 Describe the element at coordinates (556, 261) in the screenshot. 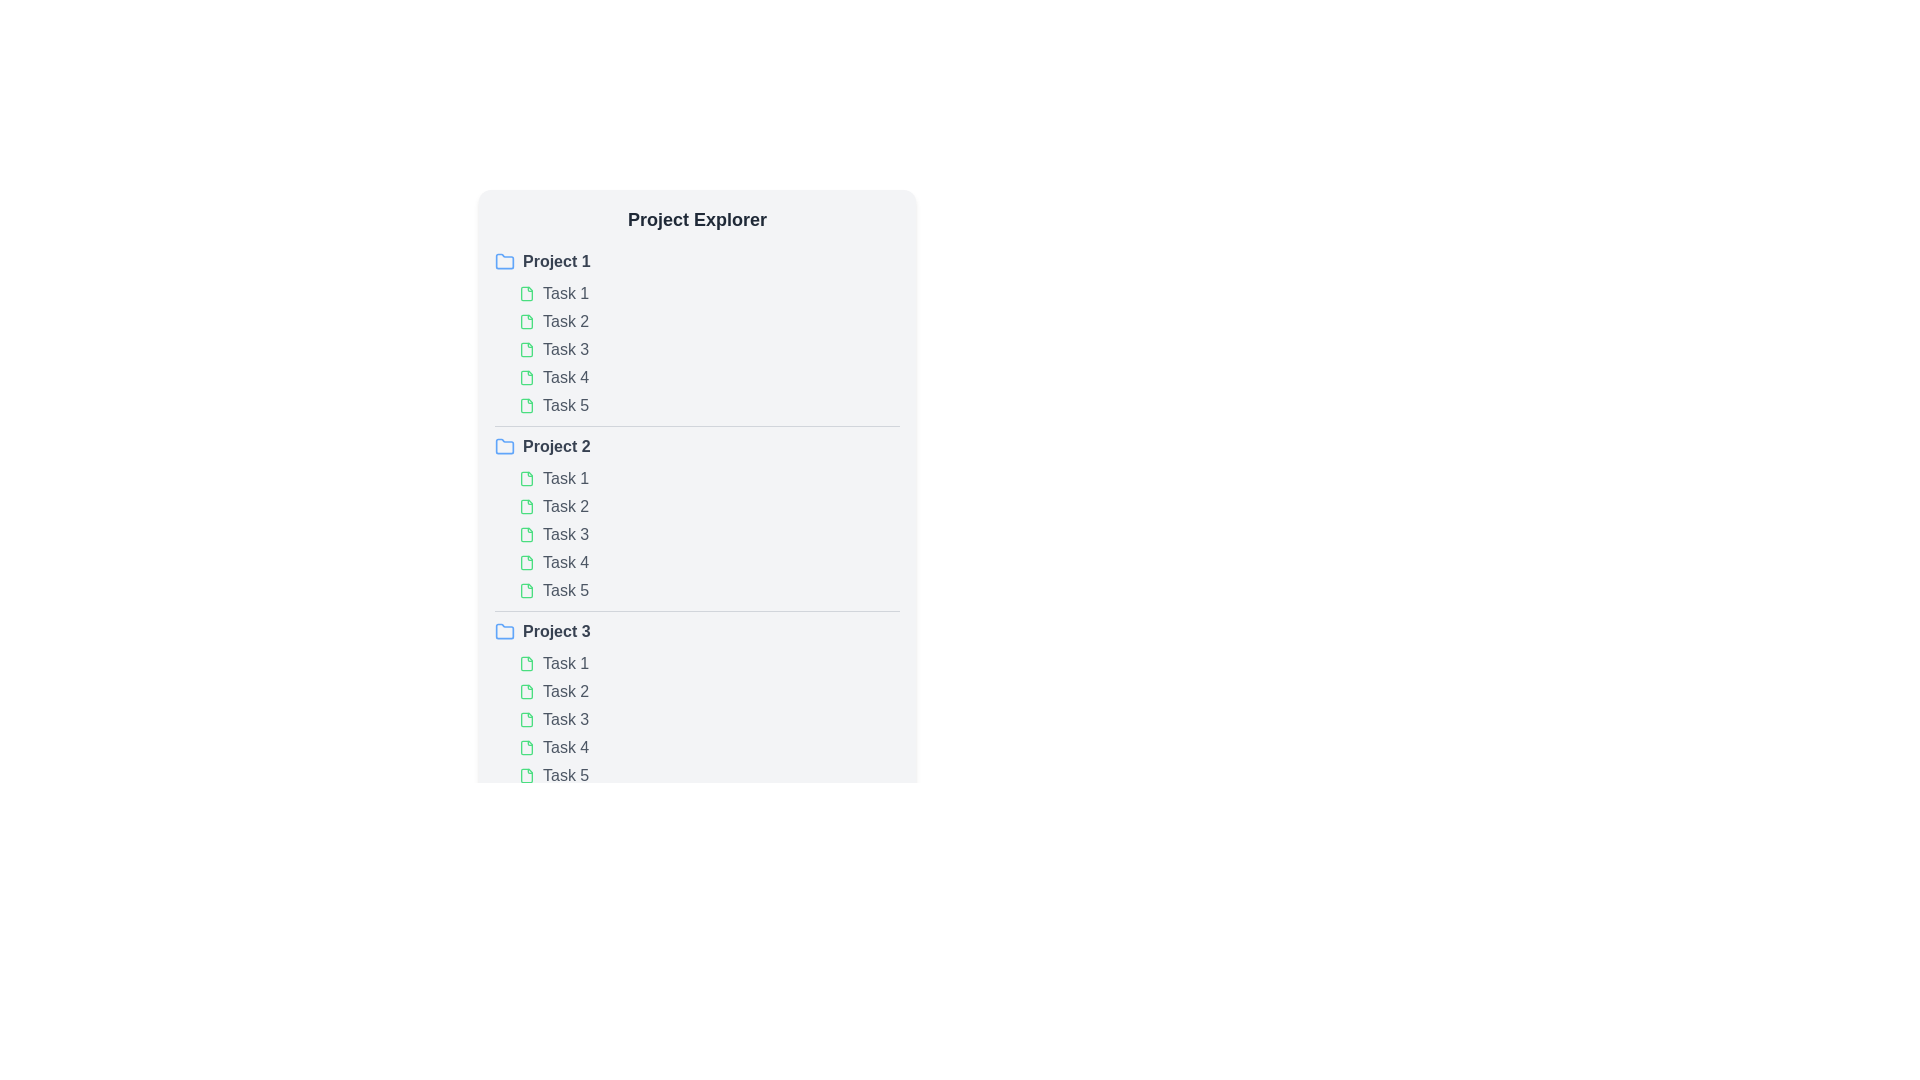

I see `the 'Project 1' text label, which is displayed in bold dark gray color and changes to blue on hover, located next to a blue folder icon in the 'Project Explorer' section` at that location.